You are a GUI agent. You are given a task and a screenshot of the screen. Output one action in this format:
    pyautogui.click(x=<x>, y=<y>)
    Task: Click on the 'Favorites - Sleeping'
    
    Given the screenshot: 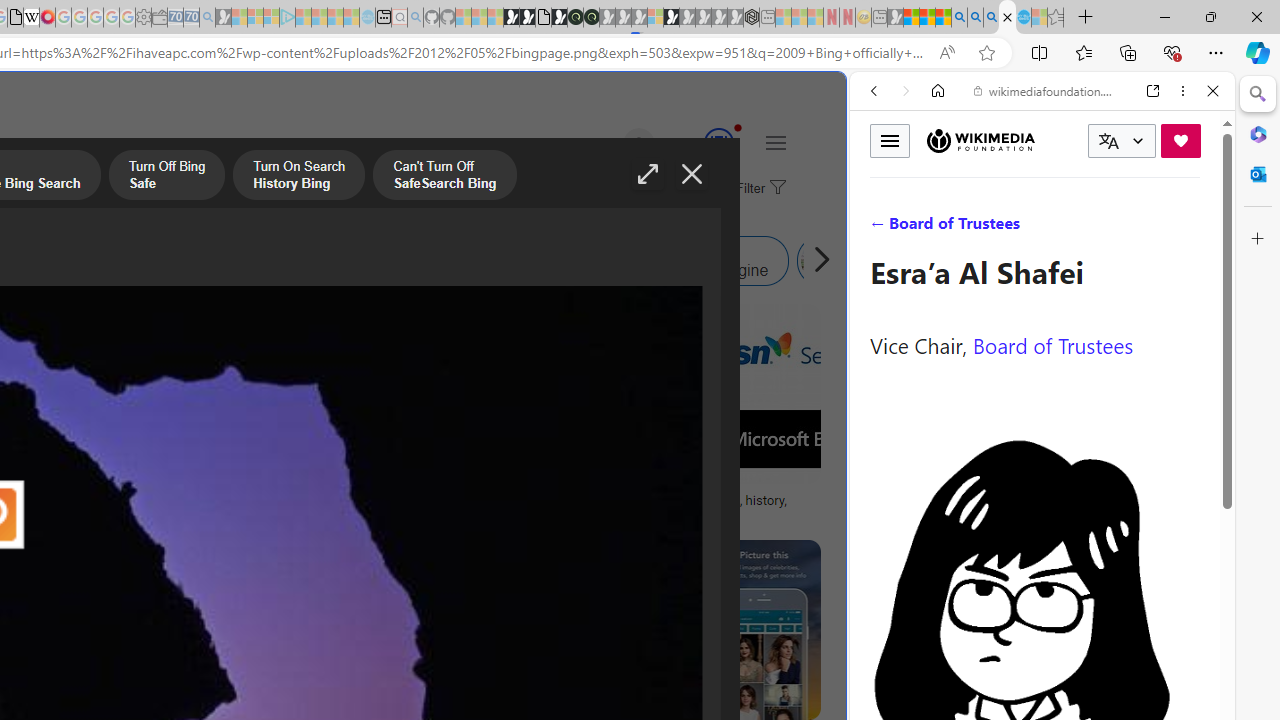 What is the action you would take?
    pyautogui.click(x=1055, y=17)
    